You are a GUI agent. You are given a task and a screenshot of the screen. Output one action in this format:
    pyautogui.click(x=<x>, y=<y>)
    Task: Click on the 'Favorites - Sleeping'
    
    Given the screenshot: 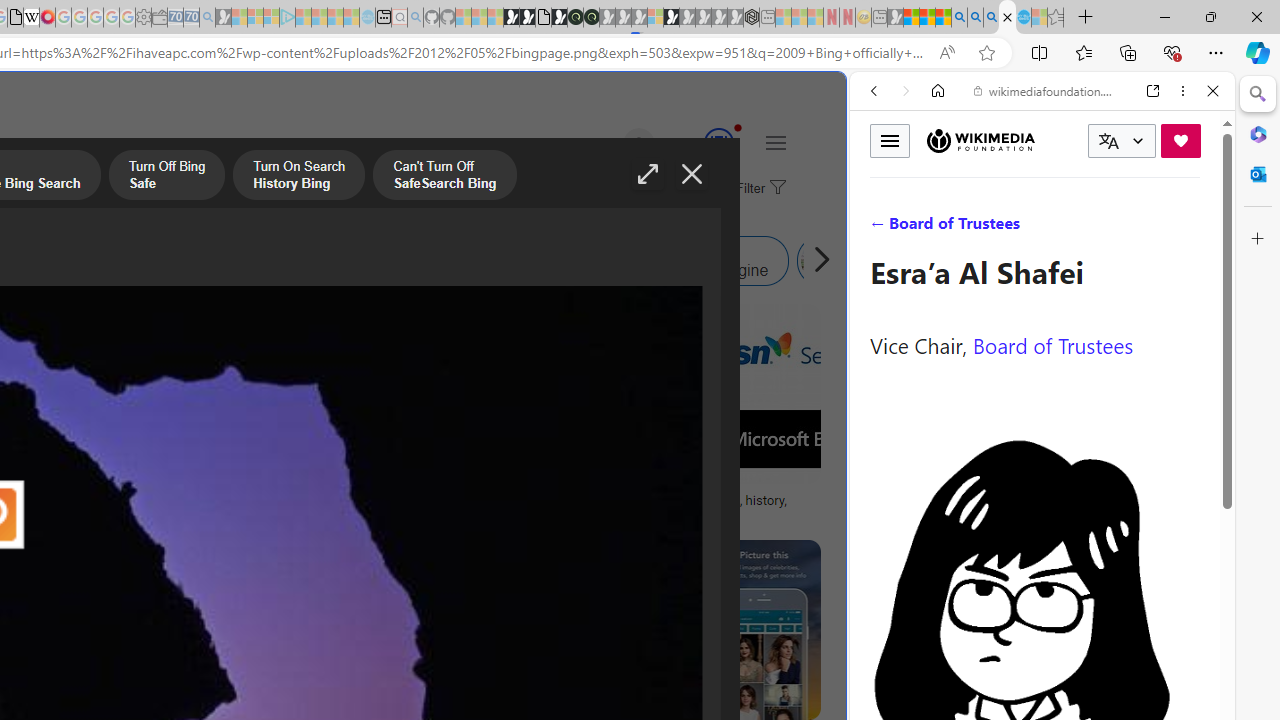 What is the action you would take?
    pyautogui.click(x=1055, y=17)
    